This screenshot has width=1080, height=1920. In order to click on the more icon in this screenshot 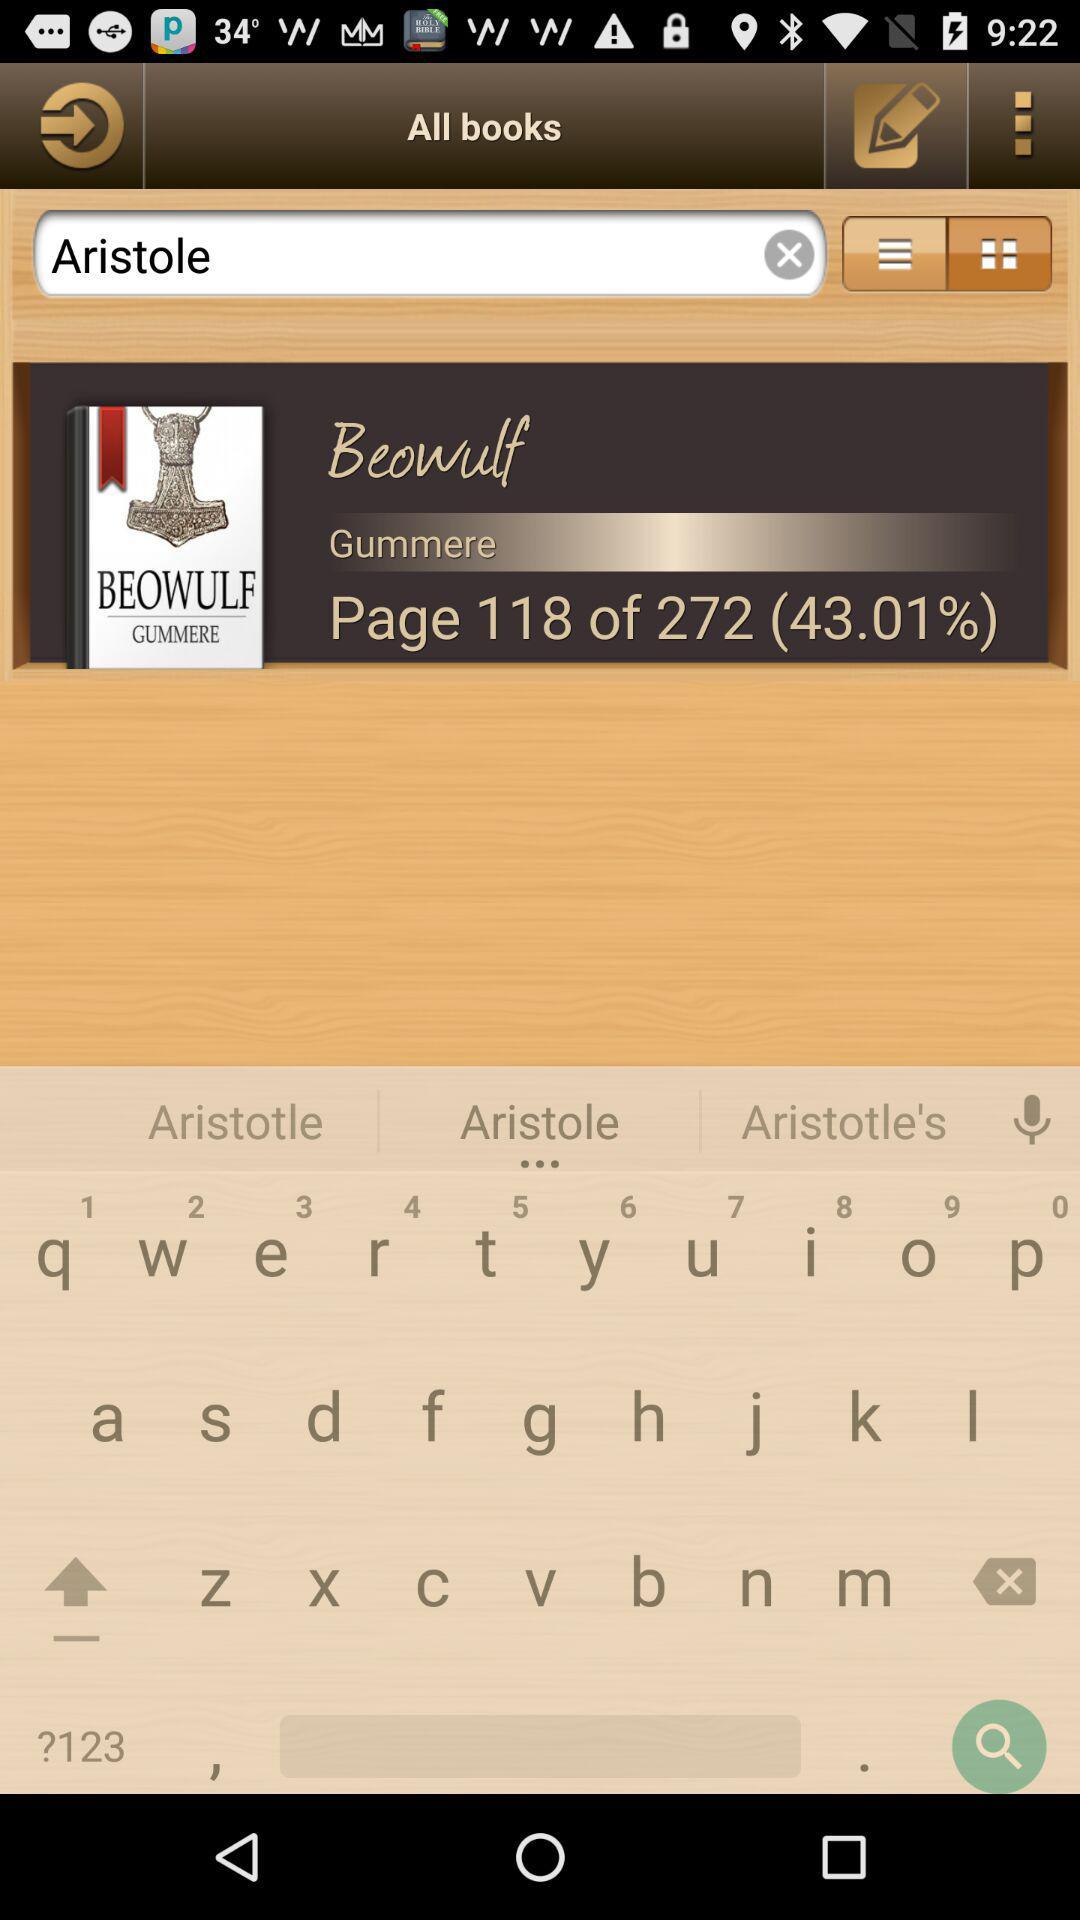, I will do `click(1024, 133)`.